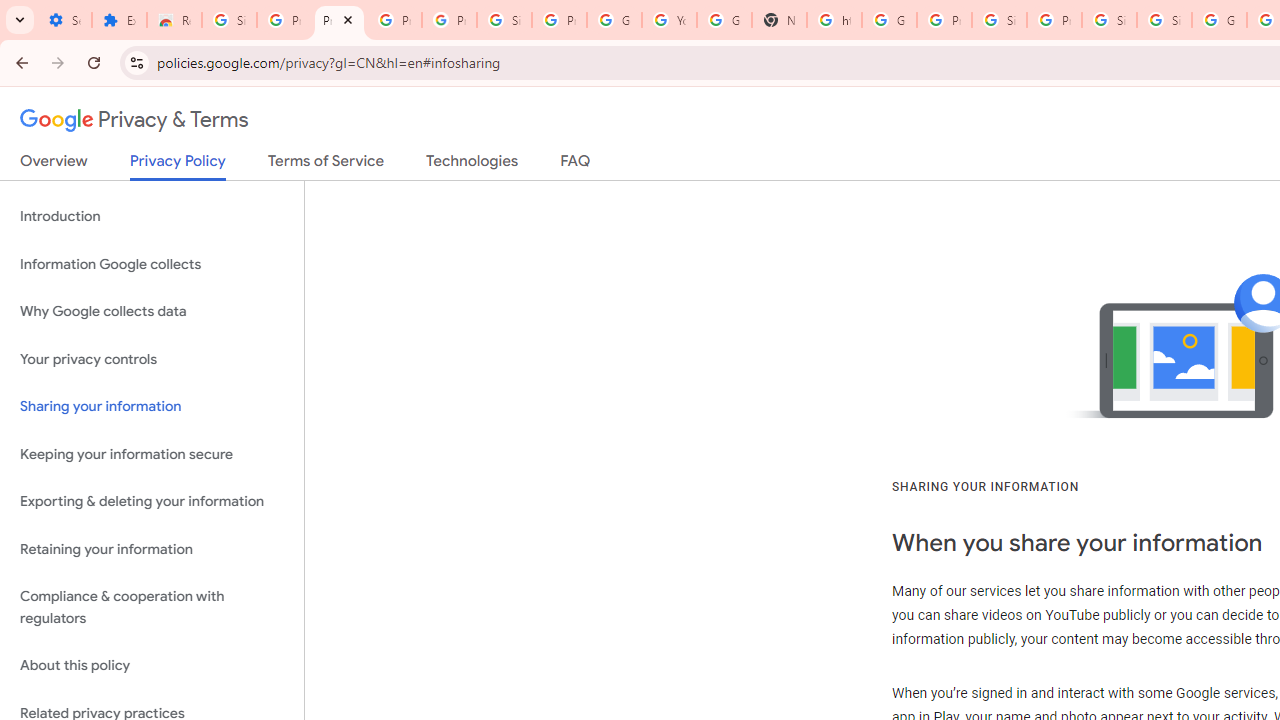  What do you see at coordinates (174, 20) in the screenshot?
I see `'Reviews: Helix Fruit Jump Arcade Game'` at bounding box center [174, 20].